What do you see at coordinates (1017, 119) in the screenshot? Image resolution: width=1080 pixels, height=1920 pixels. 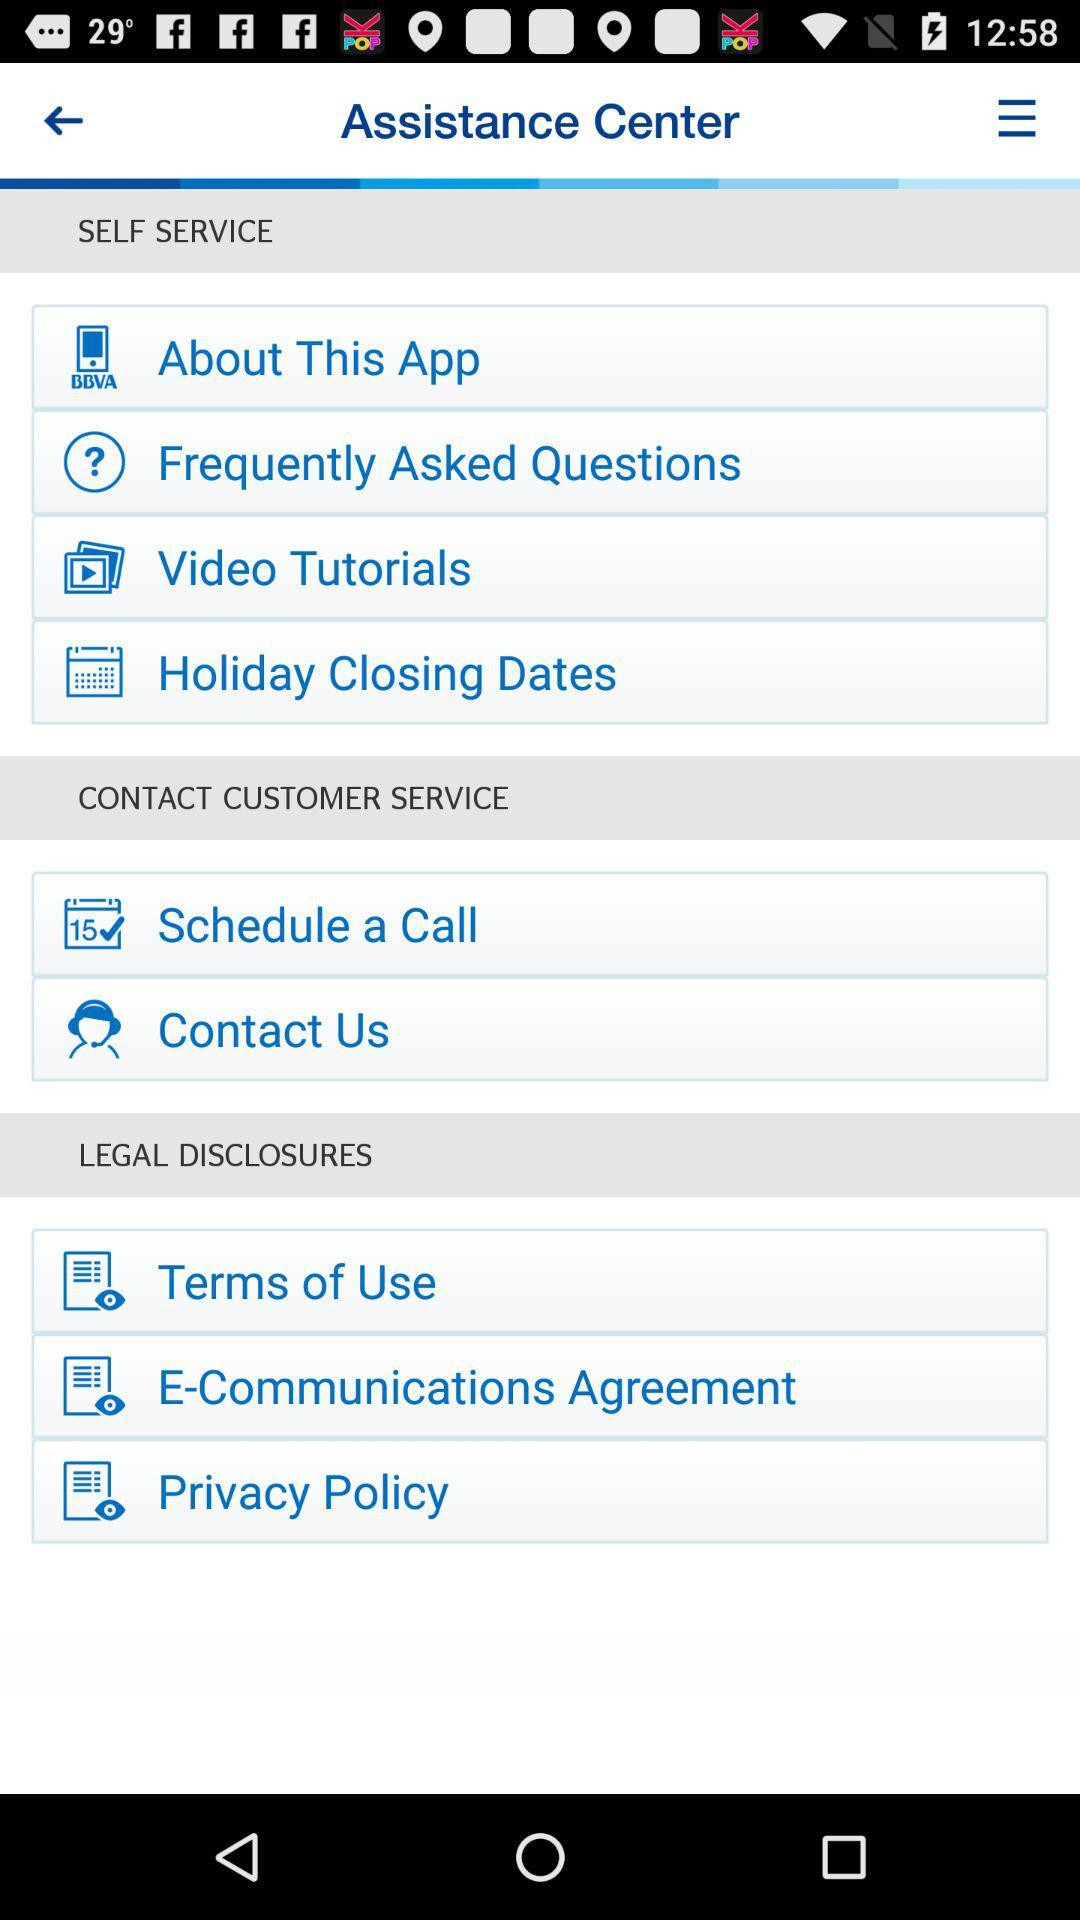 I see `main menu` at bounding box center [1017, 119].